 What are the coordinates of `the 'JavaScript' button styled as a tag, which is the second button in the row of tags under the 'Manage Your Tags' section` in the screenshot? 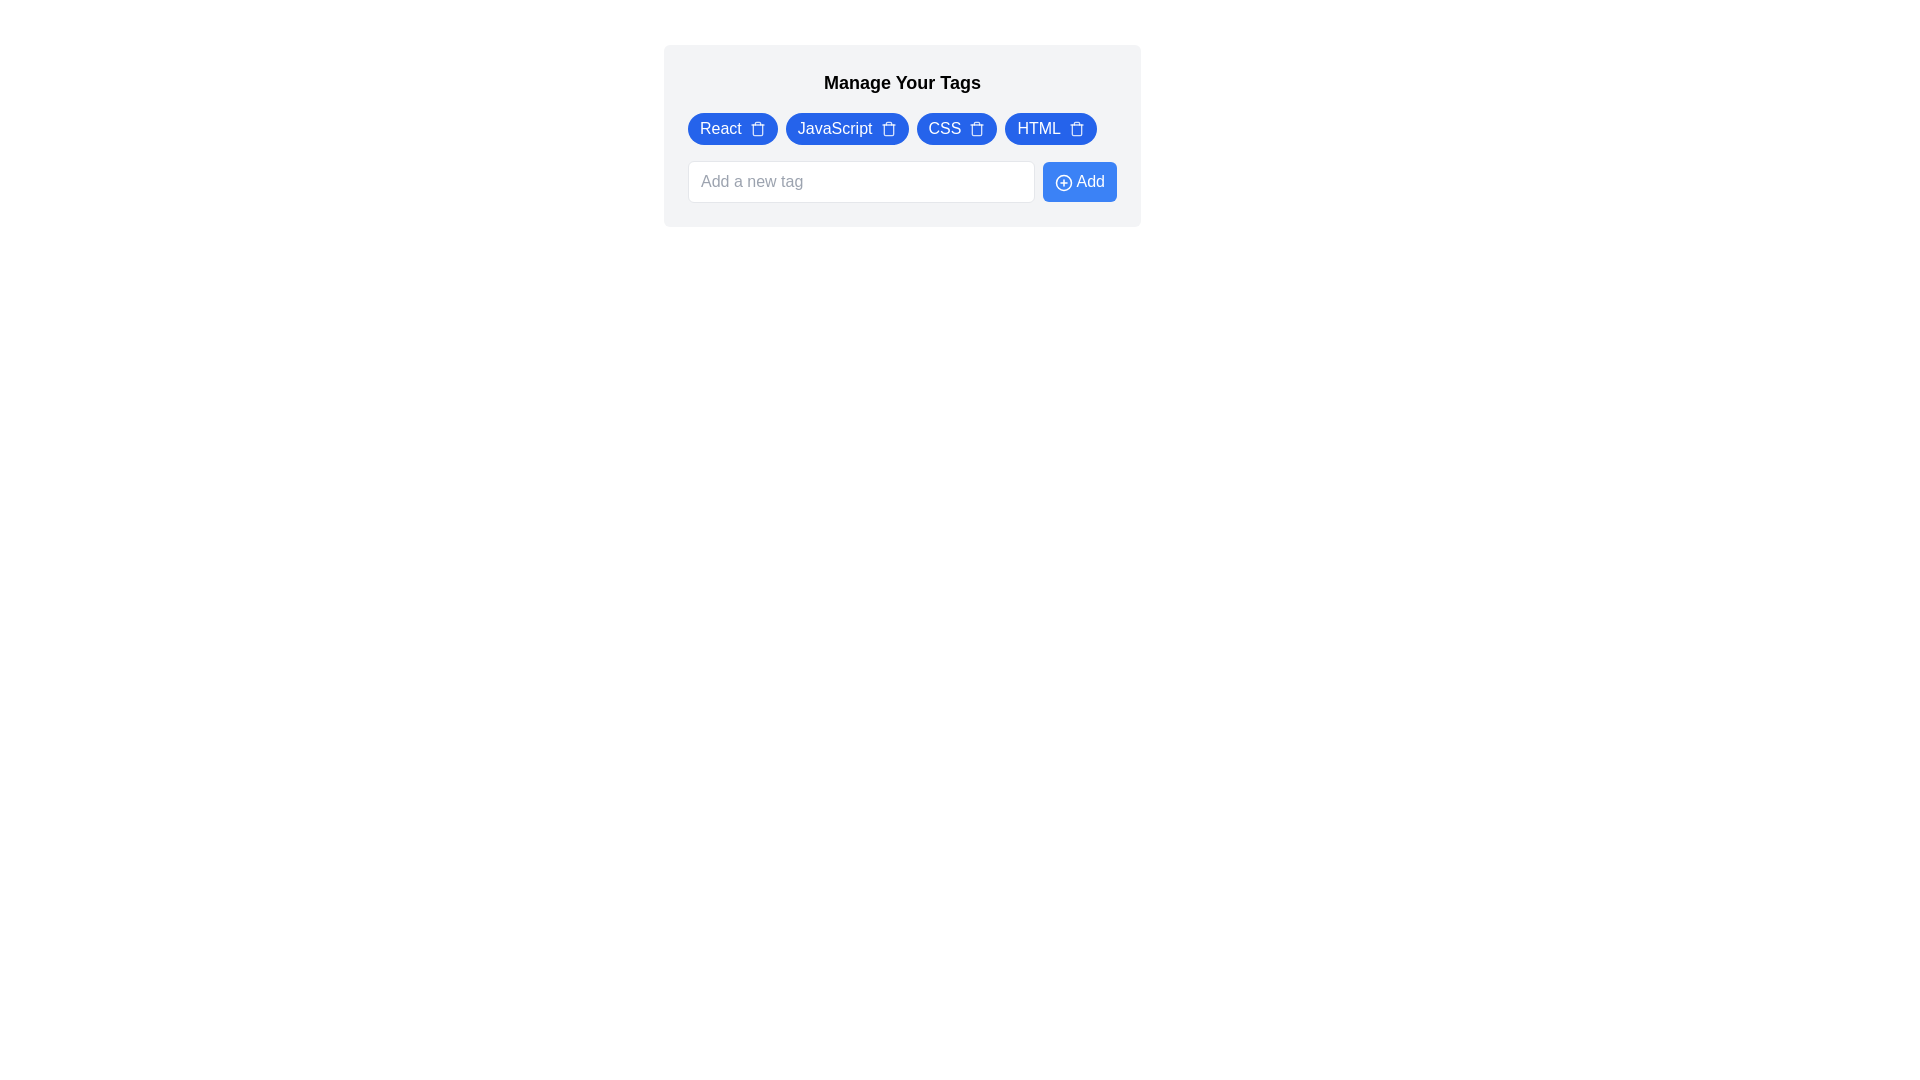 It's located at (847, 128).